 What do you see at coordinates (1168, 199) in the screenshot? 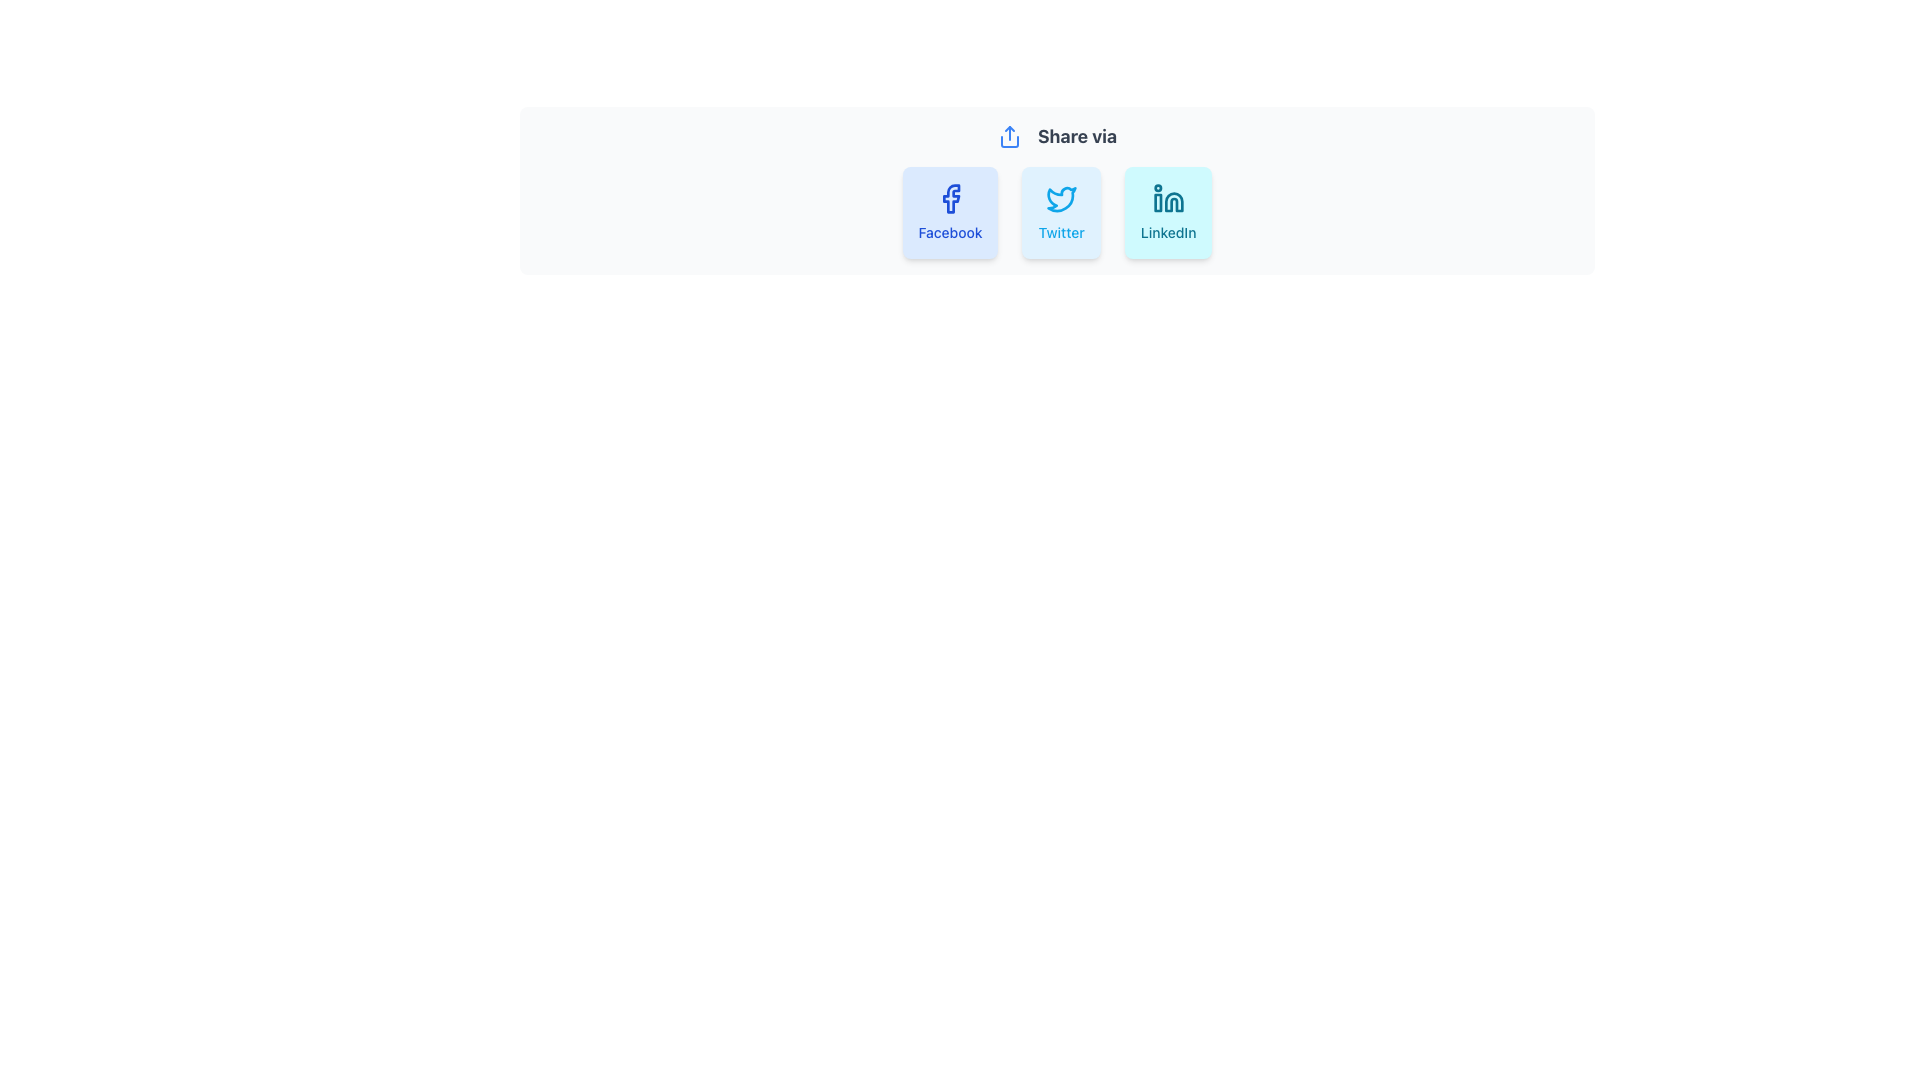
I see `the LinkedIn sharing icon located at the top center of the LinkedIn share button group, which is the third item in the horizontal list of social media share buttons` at bounding box center [1168, 199].